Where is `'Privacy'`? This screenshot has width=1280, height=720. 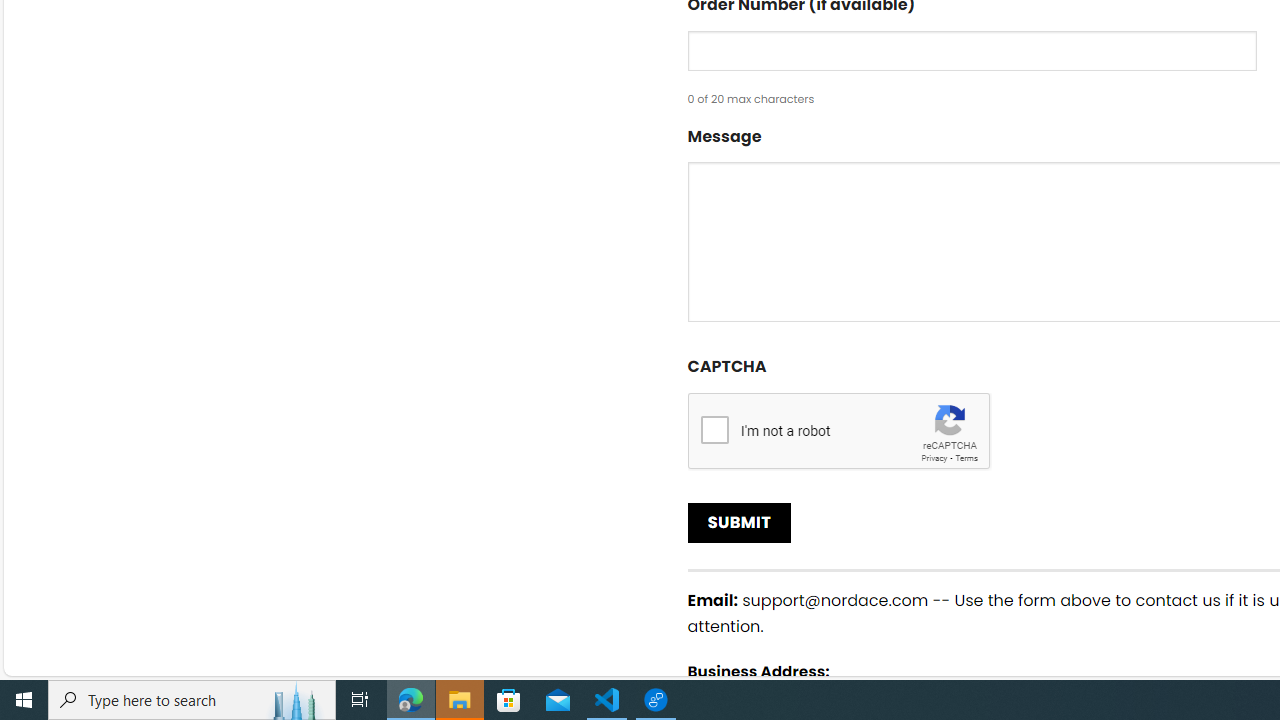
'Privacy' is located at coordinates (933, 457).